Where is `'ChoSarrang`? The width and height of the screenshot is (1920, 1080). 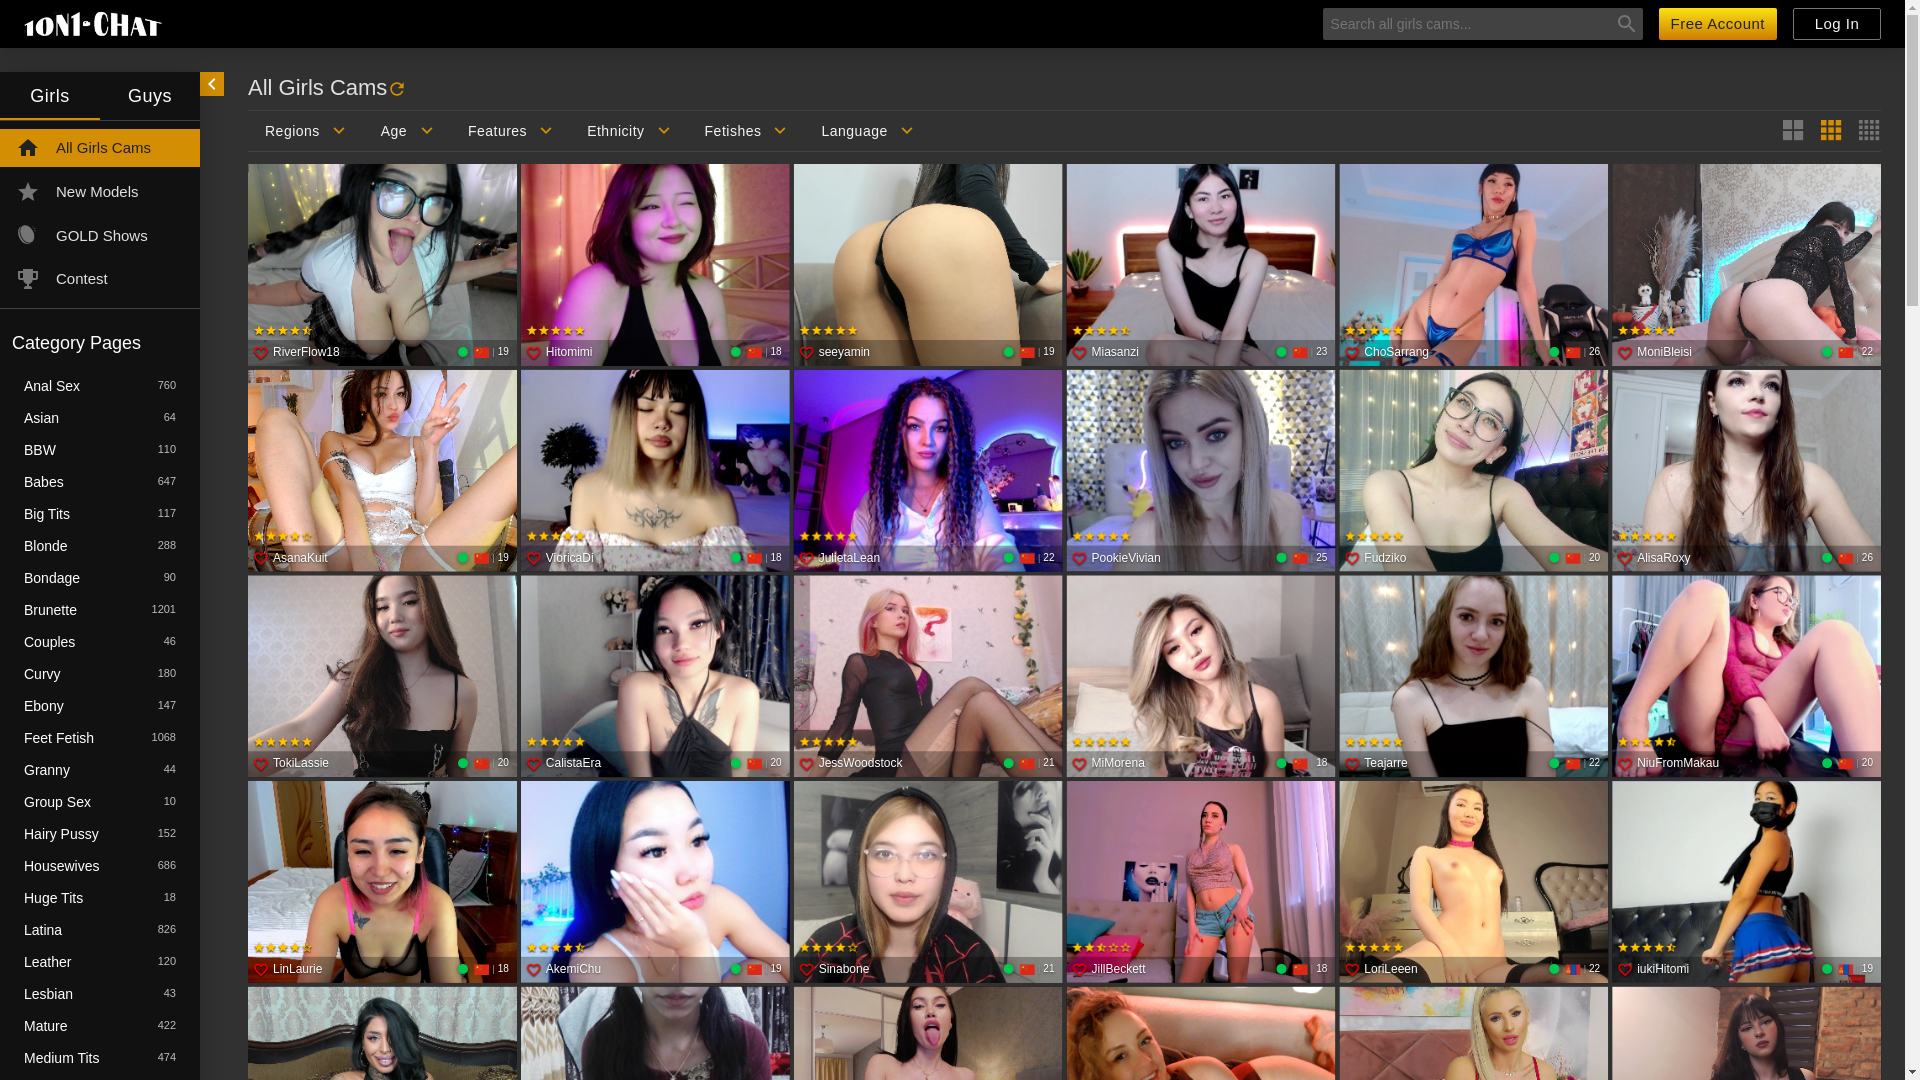 'ChoSarrang is located at coordinates (1473, 265).